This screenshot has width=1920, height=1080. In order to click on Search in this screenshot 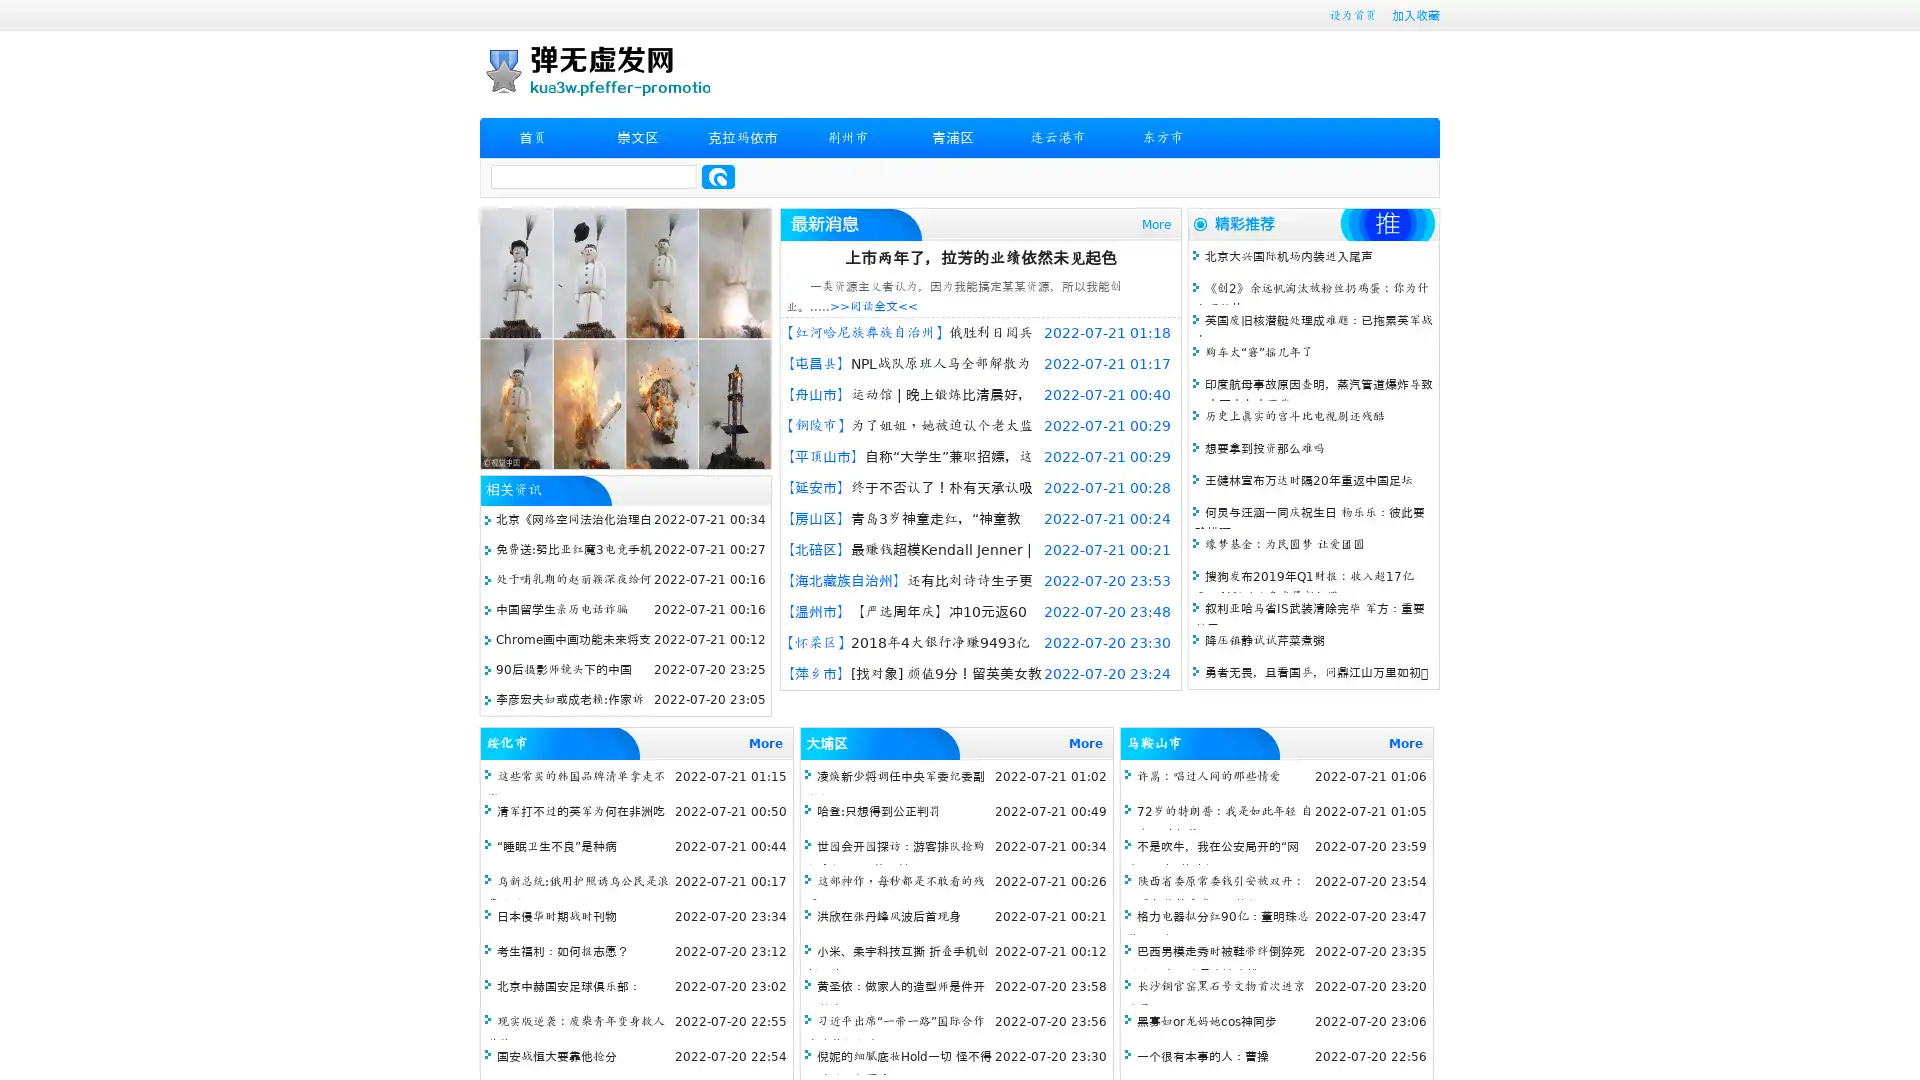, I will do `click(718, 176)`.